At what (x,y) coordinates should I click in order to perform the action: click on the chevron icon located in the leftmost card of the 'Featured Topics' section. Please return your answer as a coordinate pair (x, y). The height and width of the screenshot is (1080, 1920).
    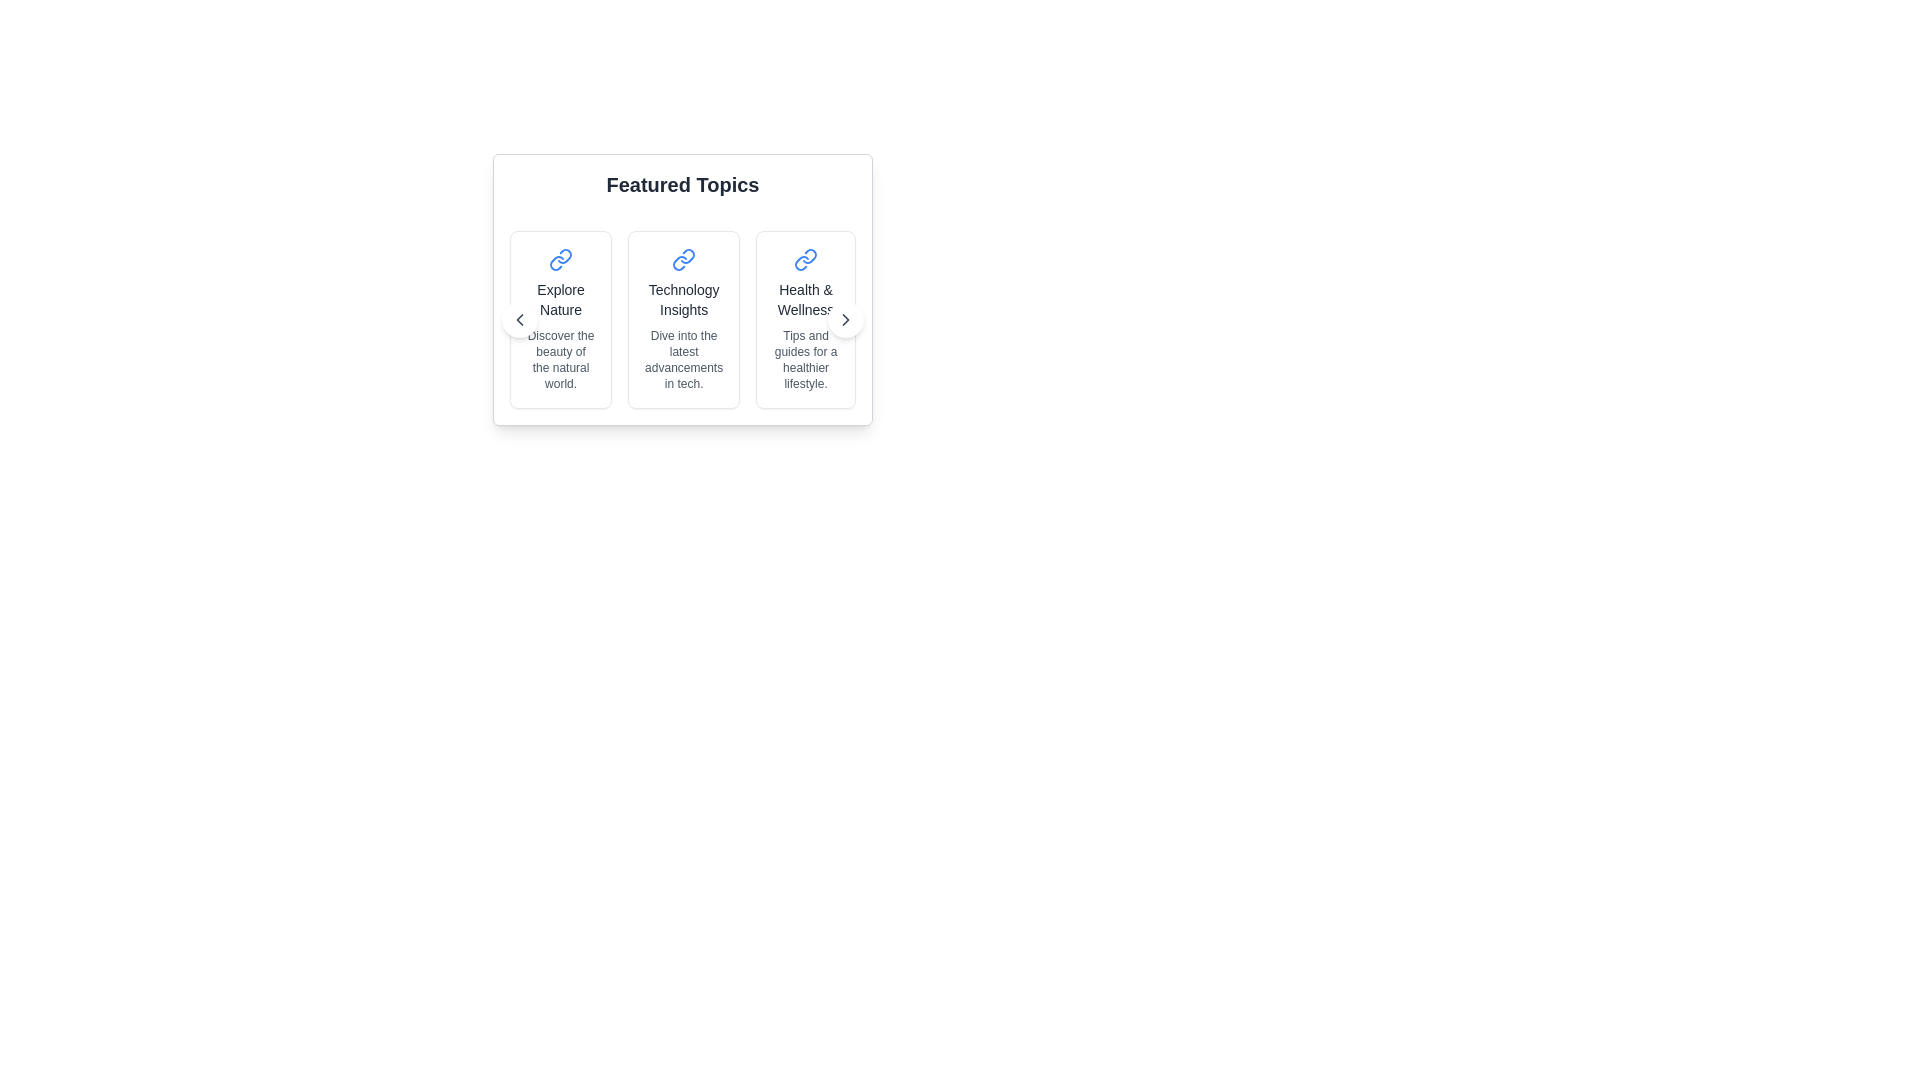
    Looking at the image, I should click on (519, 319).